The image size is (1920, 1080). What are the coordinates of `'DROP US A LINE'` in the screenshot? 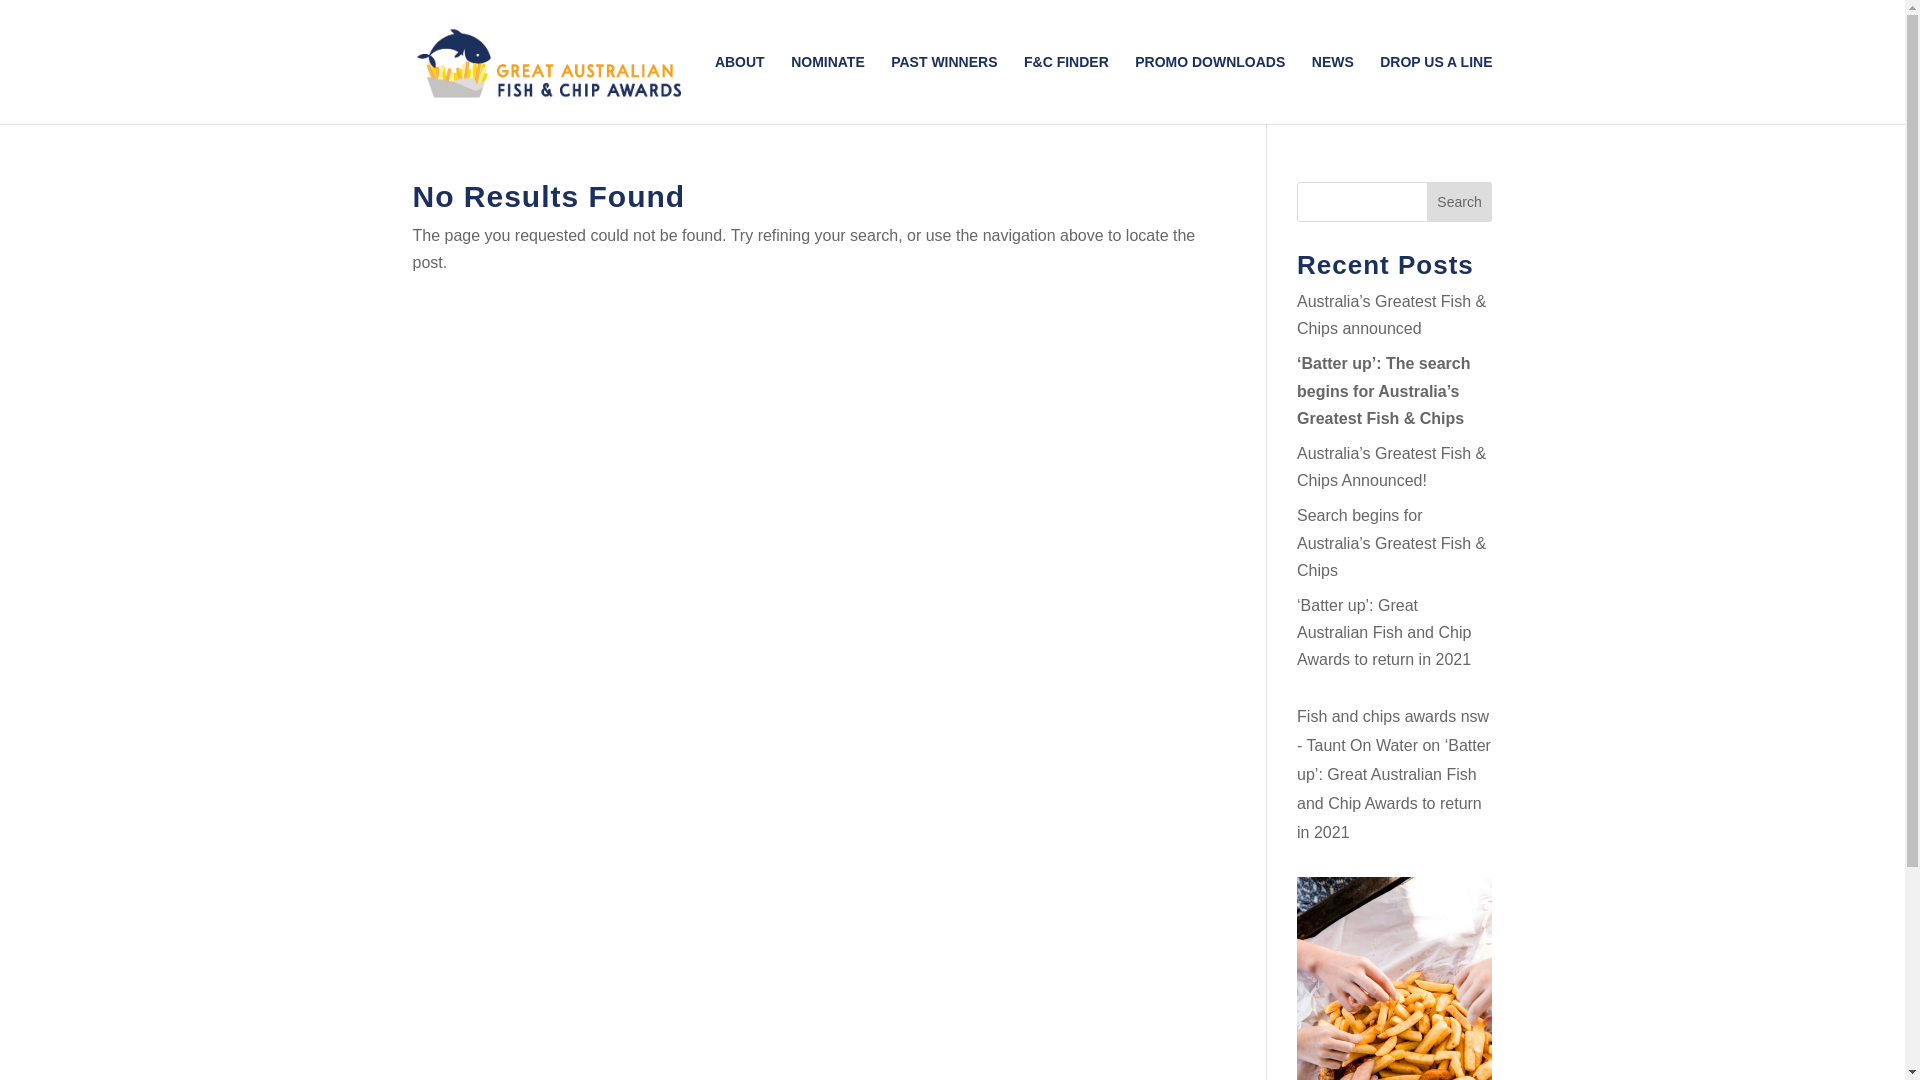 It's located at (1434, 88).